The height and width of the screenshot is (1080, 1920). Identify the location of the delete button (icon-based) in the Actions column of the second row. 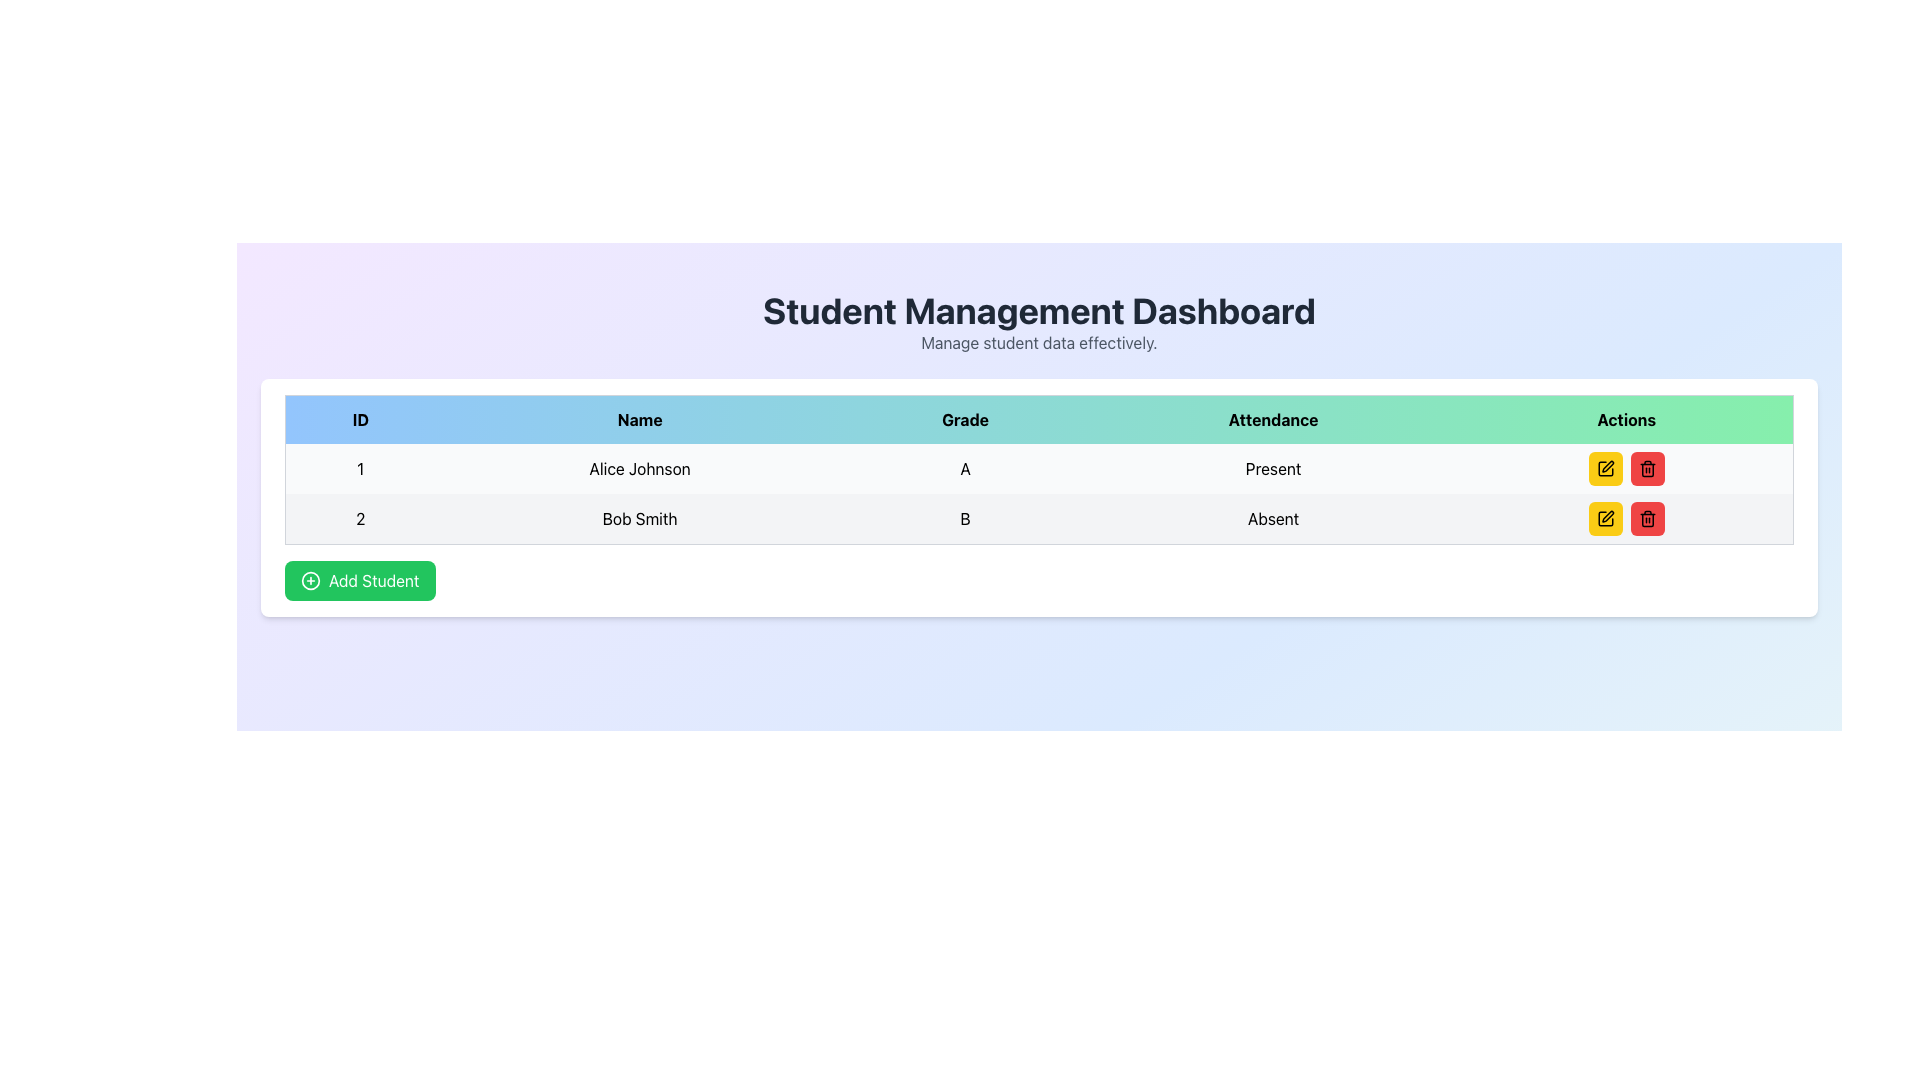
(1647, 519).